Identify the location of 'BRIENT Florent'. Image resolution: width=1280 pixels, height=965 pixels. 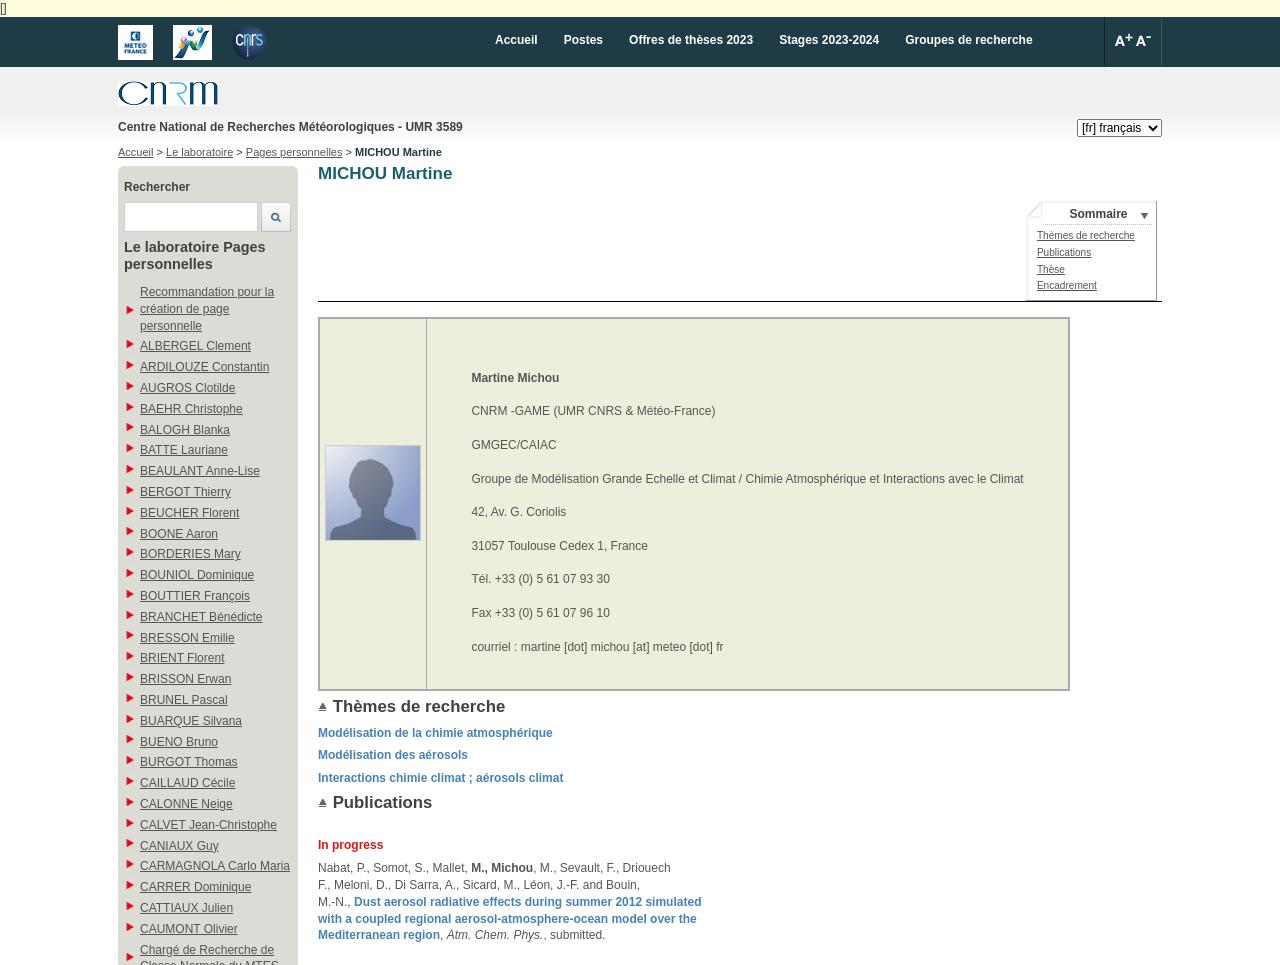
(182, 658).